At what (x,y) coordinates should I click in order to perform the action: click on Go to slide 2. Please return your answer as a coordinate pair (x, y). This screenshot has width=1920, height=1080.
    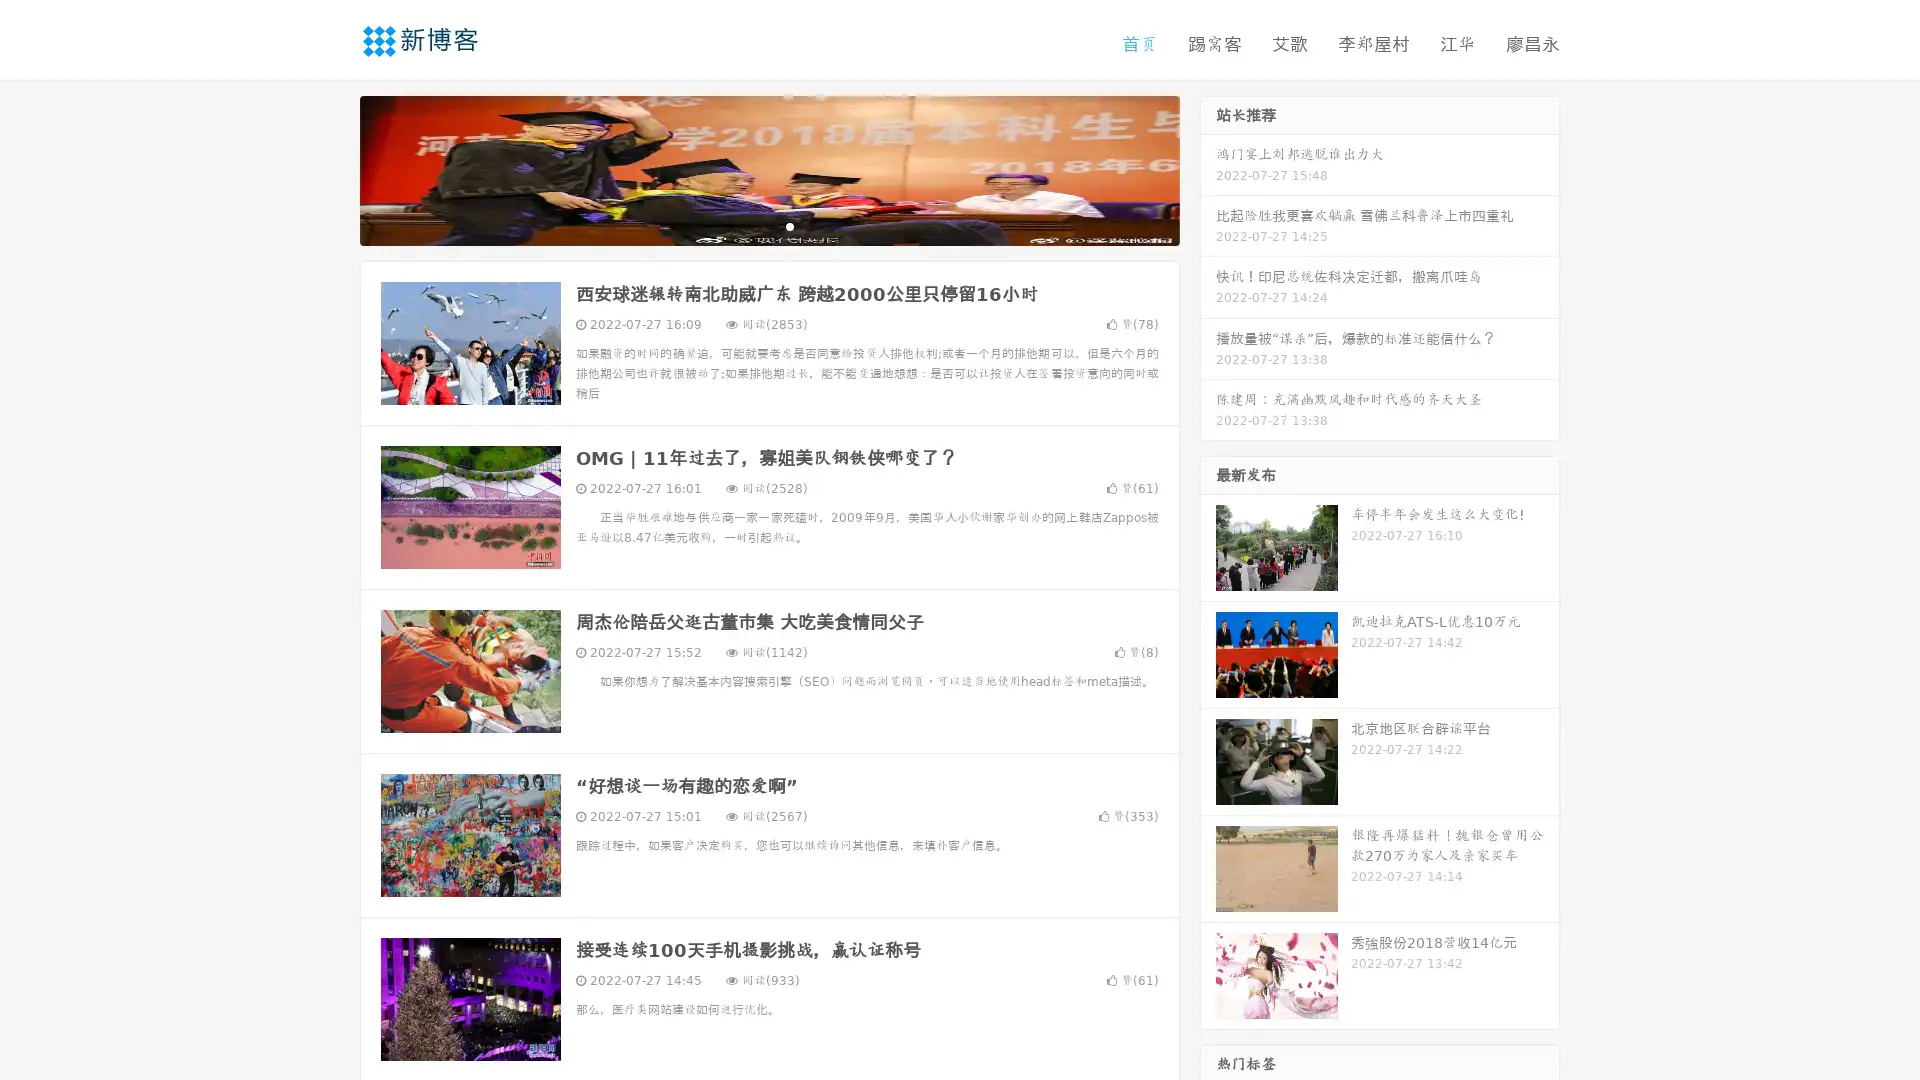
    Looking at the image, I should click on (768, 225).